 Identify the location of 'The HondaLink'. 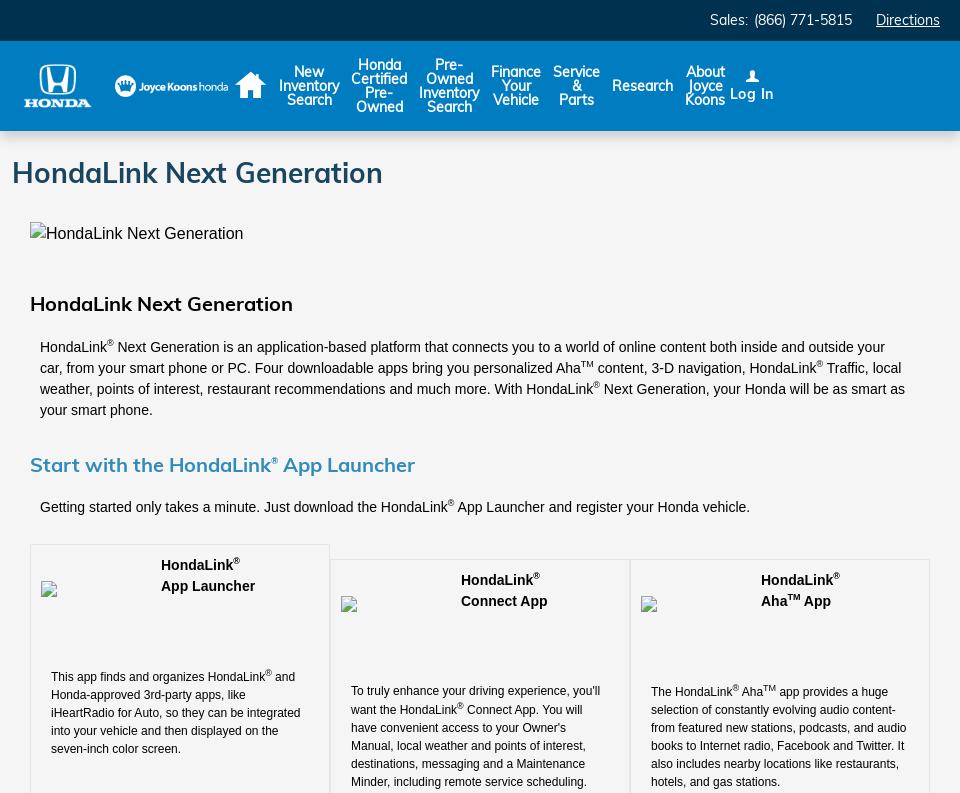
(691, 691).